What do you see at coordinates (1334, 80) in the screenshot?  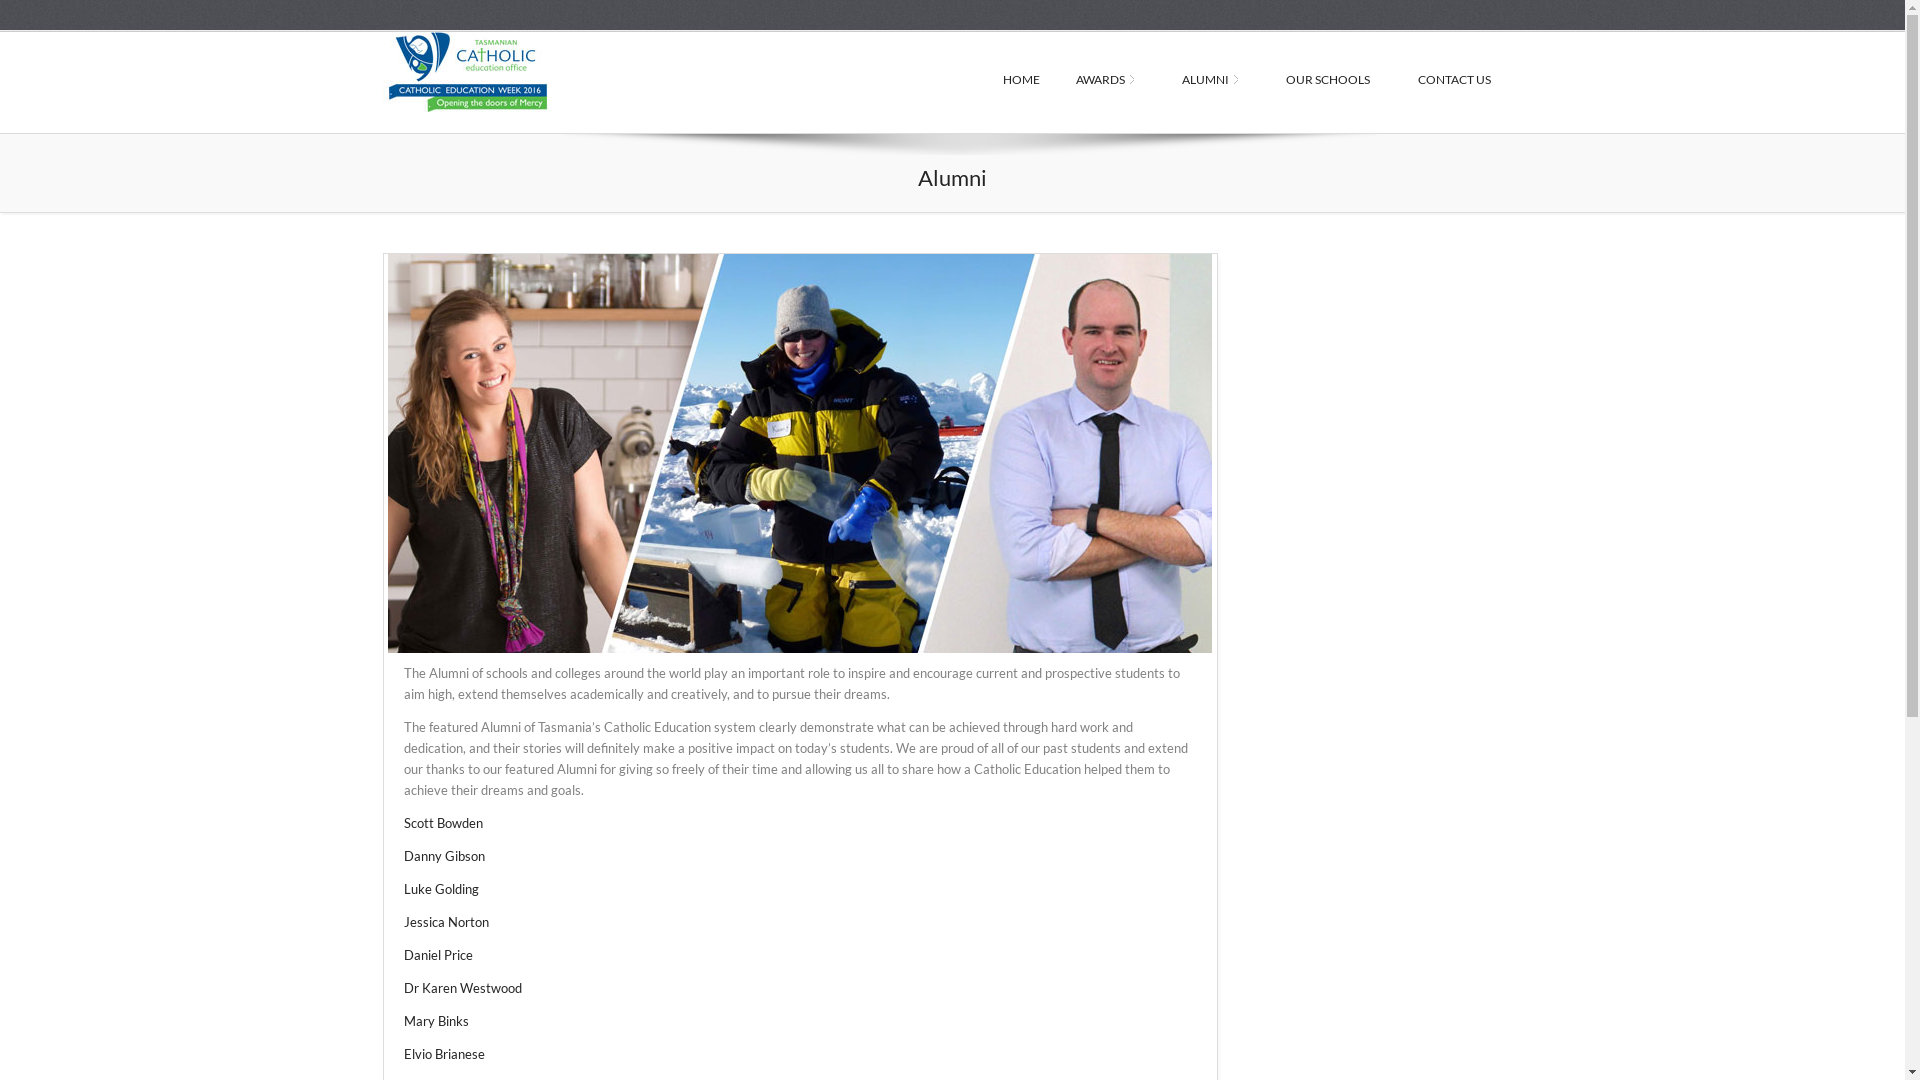 I see `'OUR SCHOOLS'` at bounding box center [1334, 80].